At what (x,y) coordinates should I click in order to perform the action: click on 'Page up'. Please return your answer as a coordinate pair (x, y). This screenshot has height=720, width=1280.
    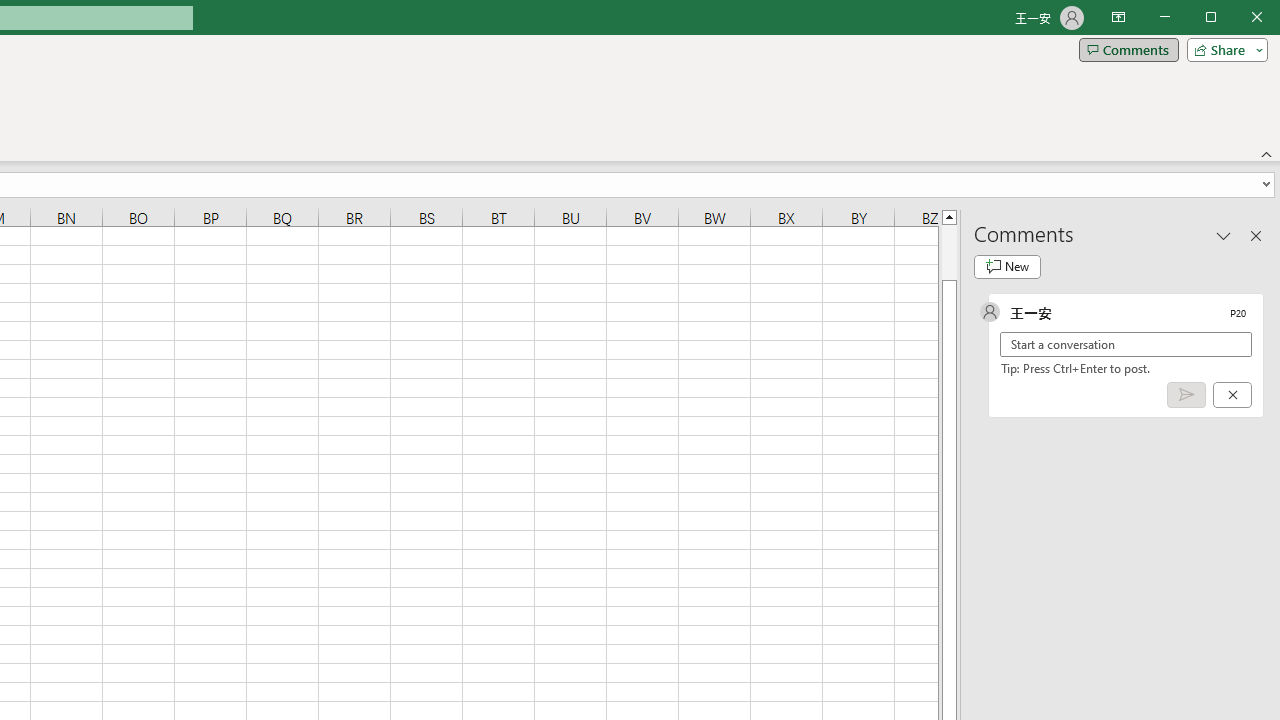
    Looking at the image, I should click on (948, 251).